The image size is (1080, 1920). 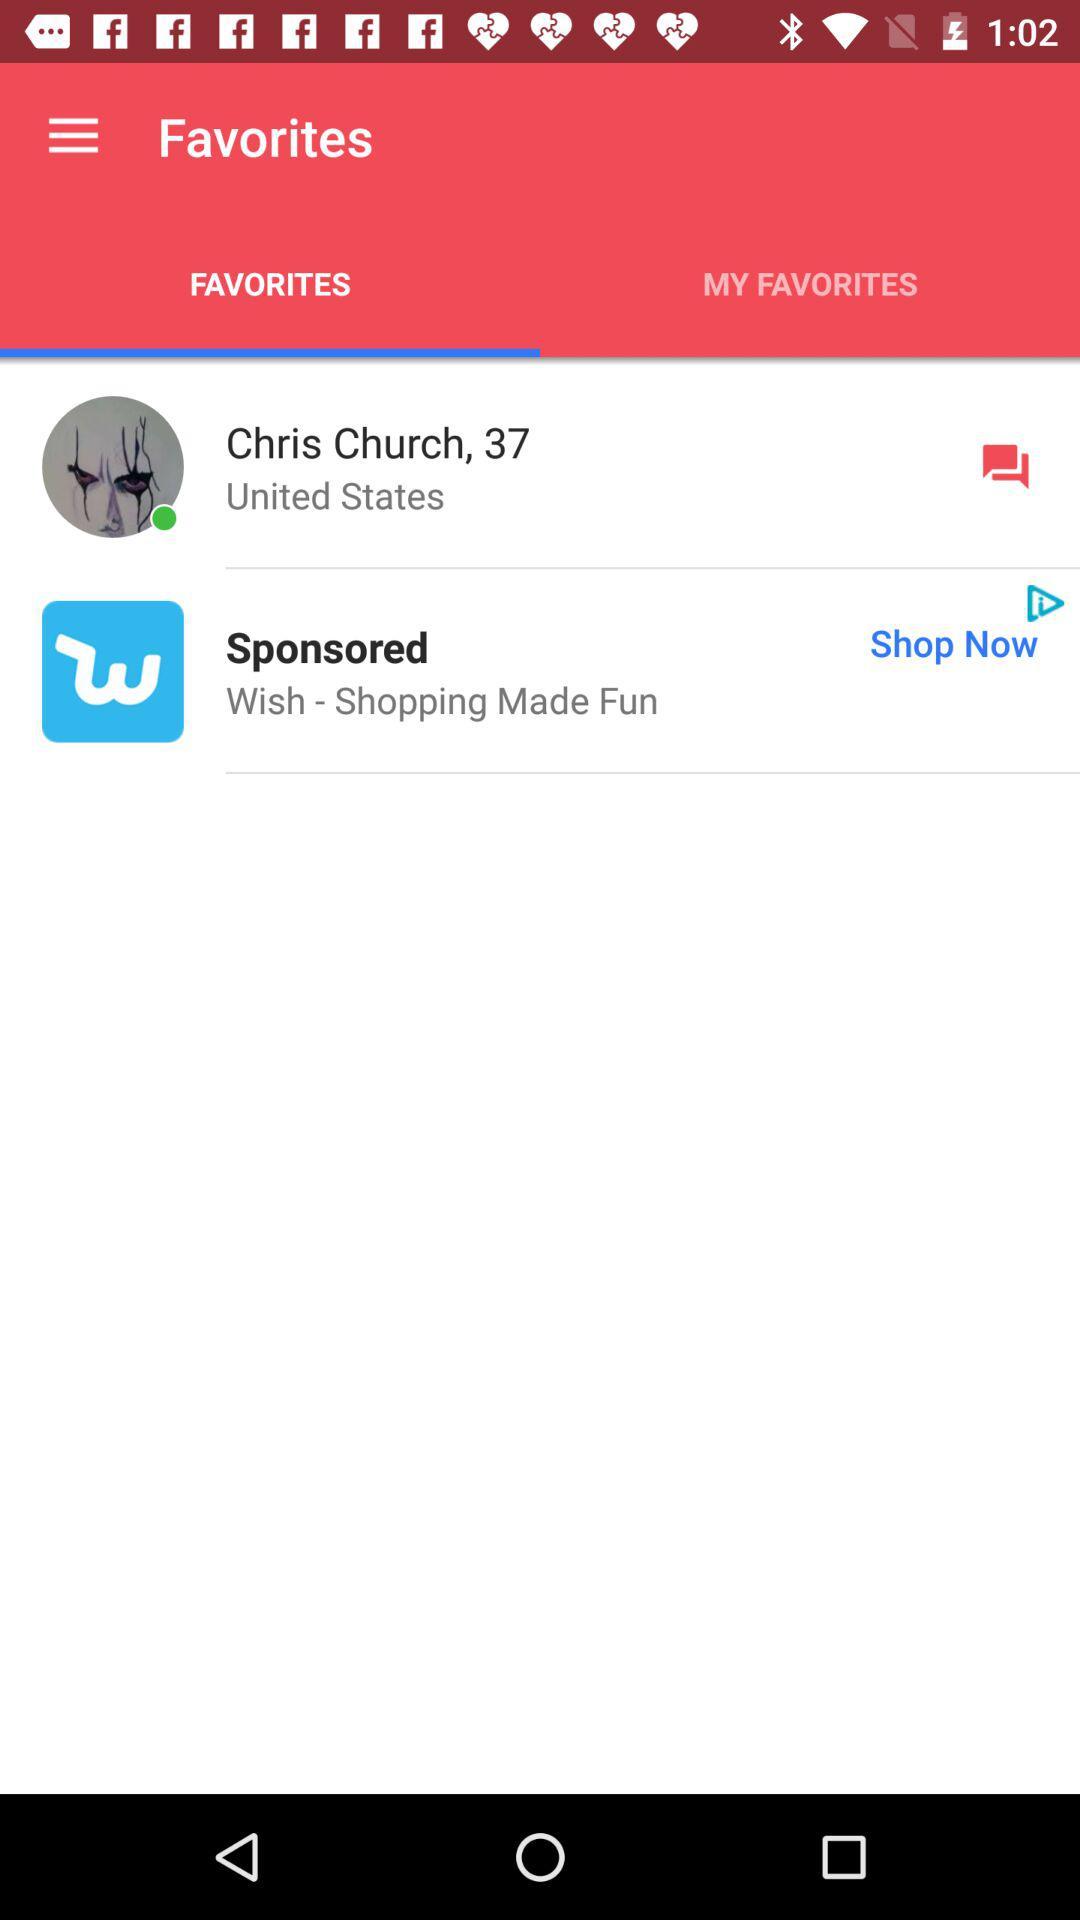 I want to click on app on the right, so click(x=754, y=642).